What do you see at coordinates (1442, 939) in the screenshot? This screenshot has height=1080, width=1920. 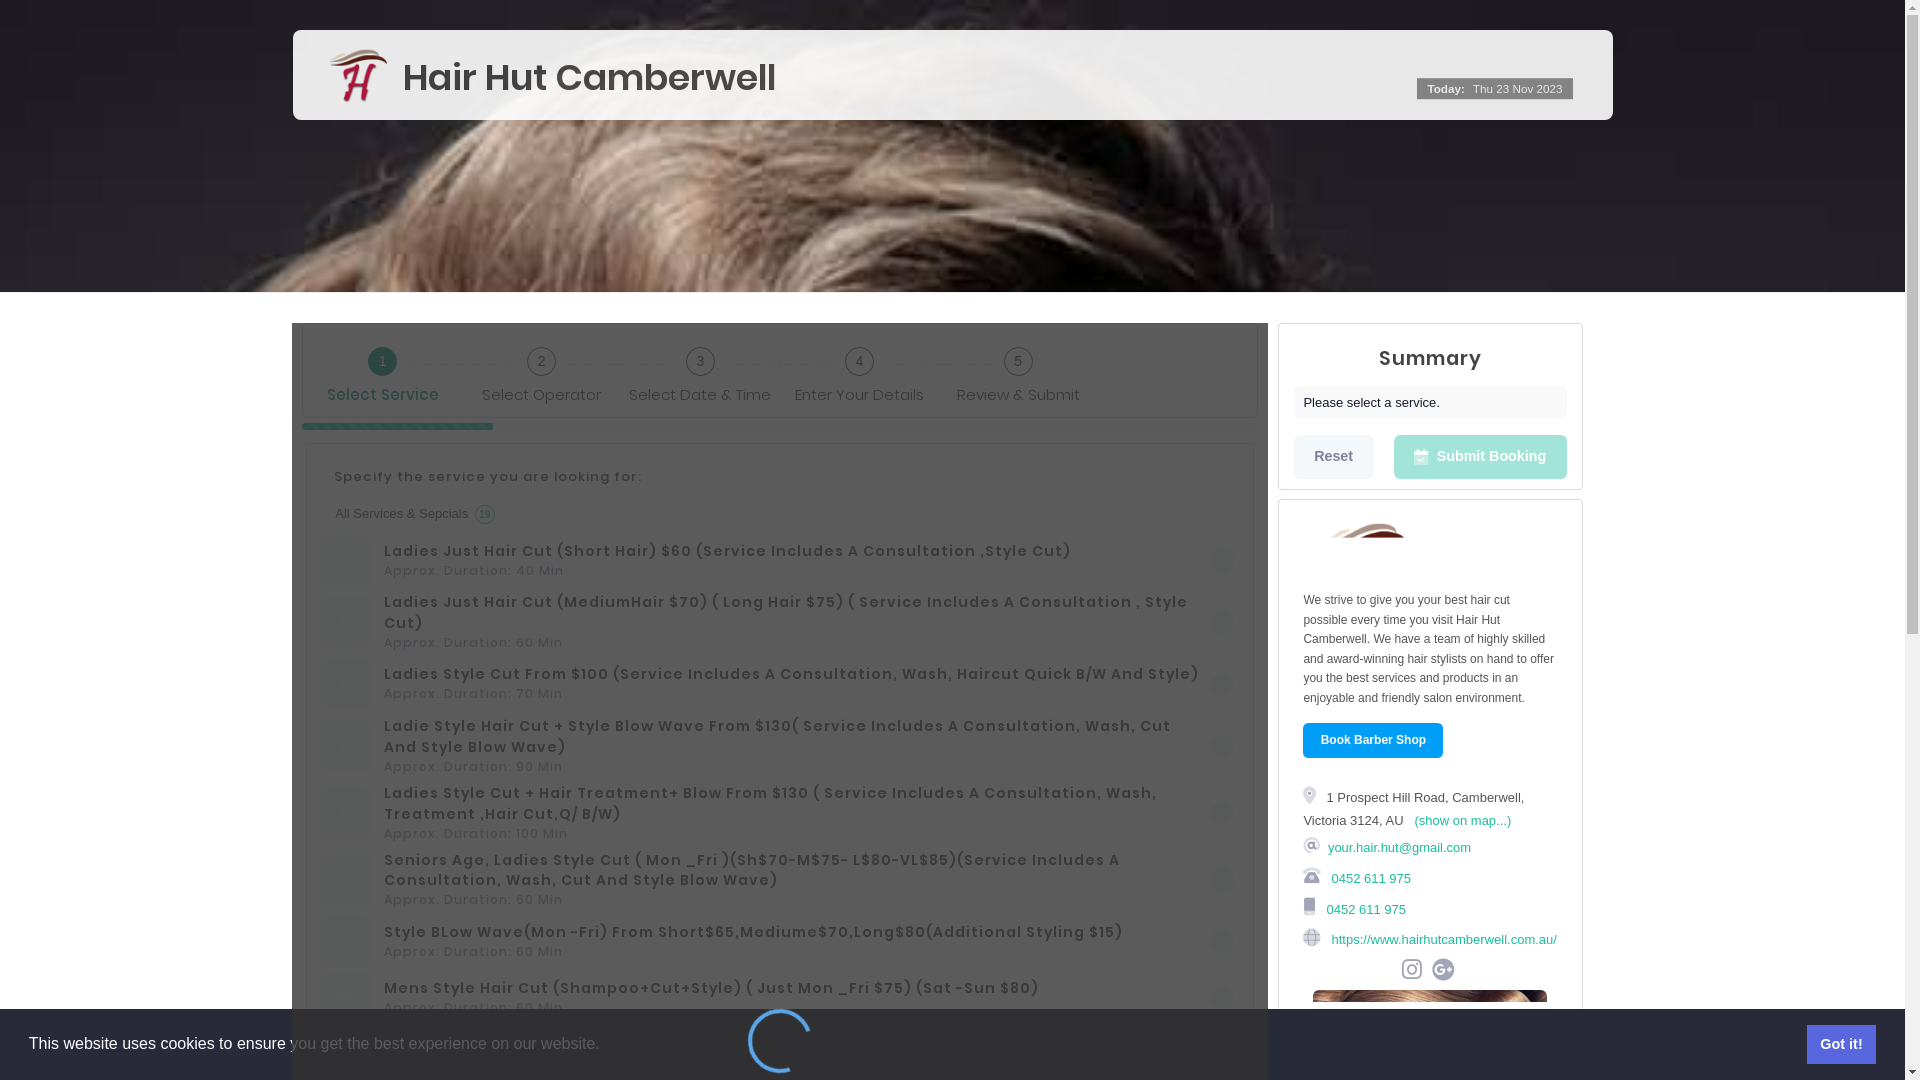 I see `'https://www.hairhutcamberwell.com.au/'` at bounding box center [1442, 939].